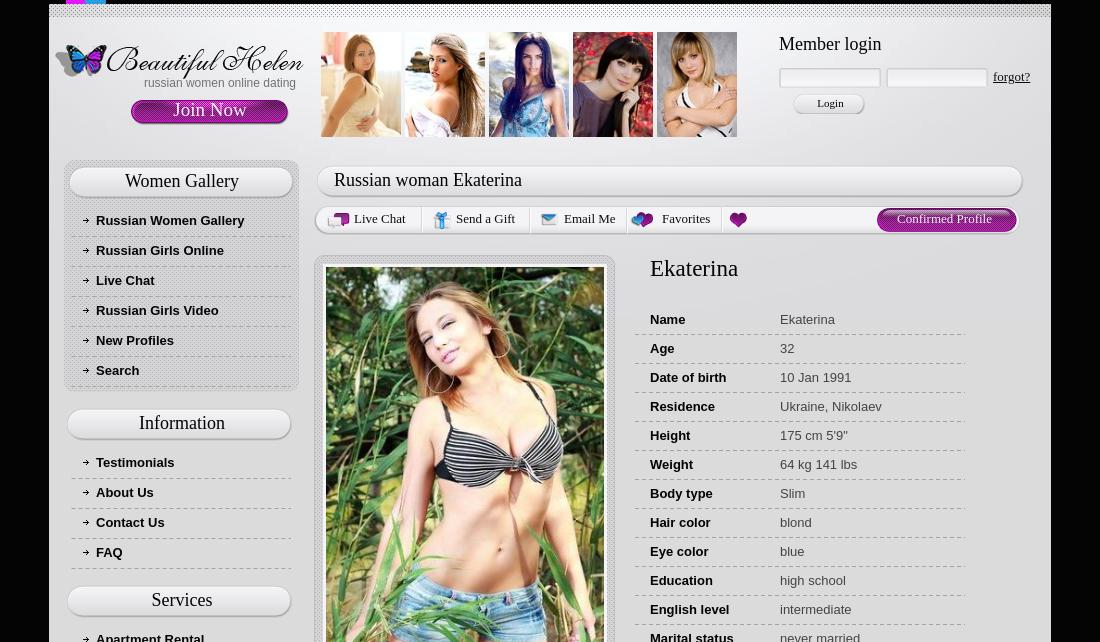 This screenshot has width=1100, height=642. What do you see at coordinates (158, 249) in the screenshot?
I see `'Russian Girls Online'` at bounding box center [158, 249].